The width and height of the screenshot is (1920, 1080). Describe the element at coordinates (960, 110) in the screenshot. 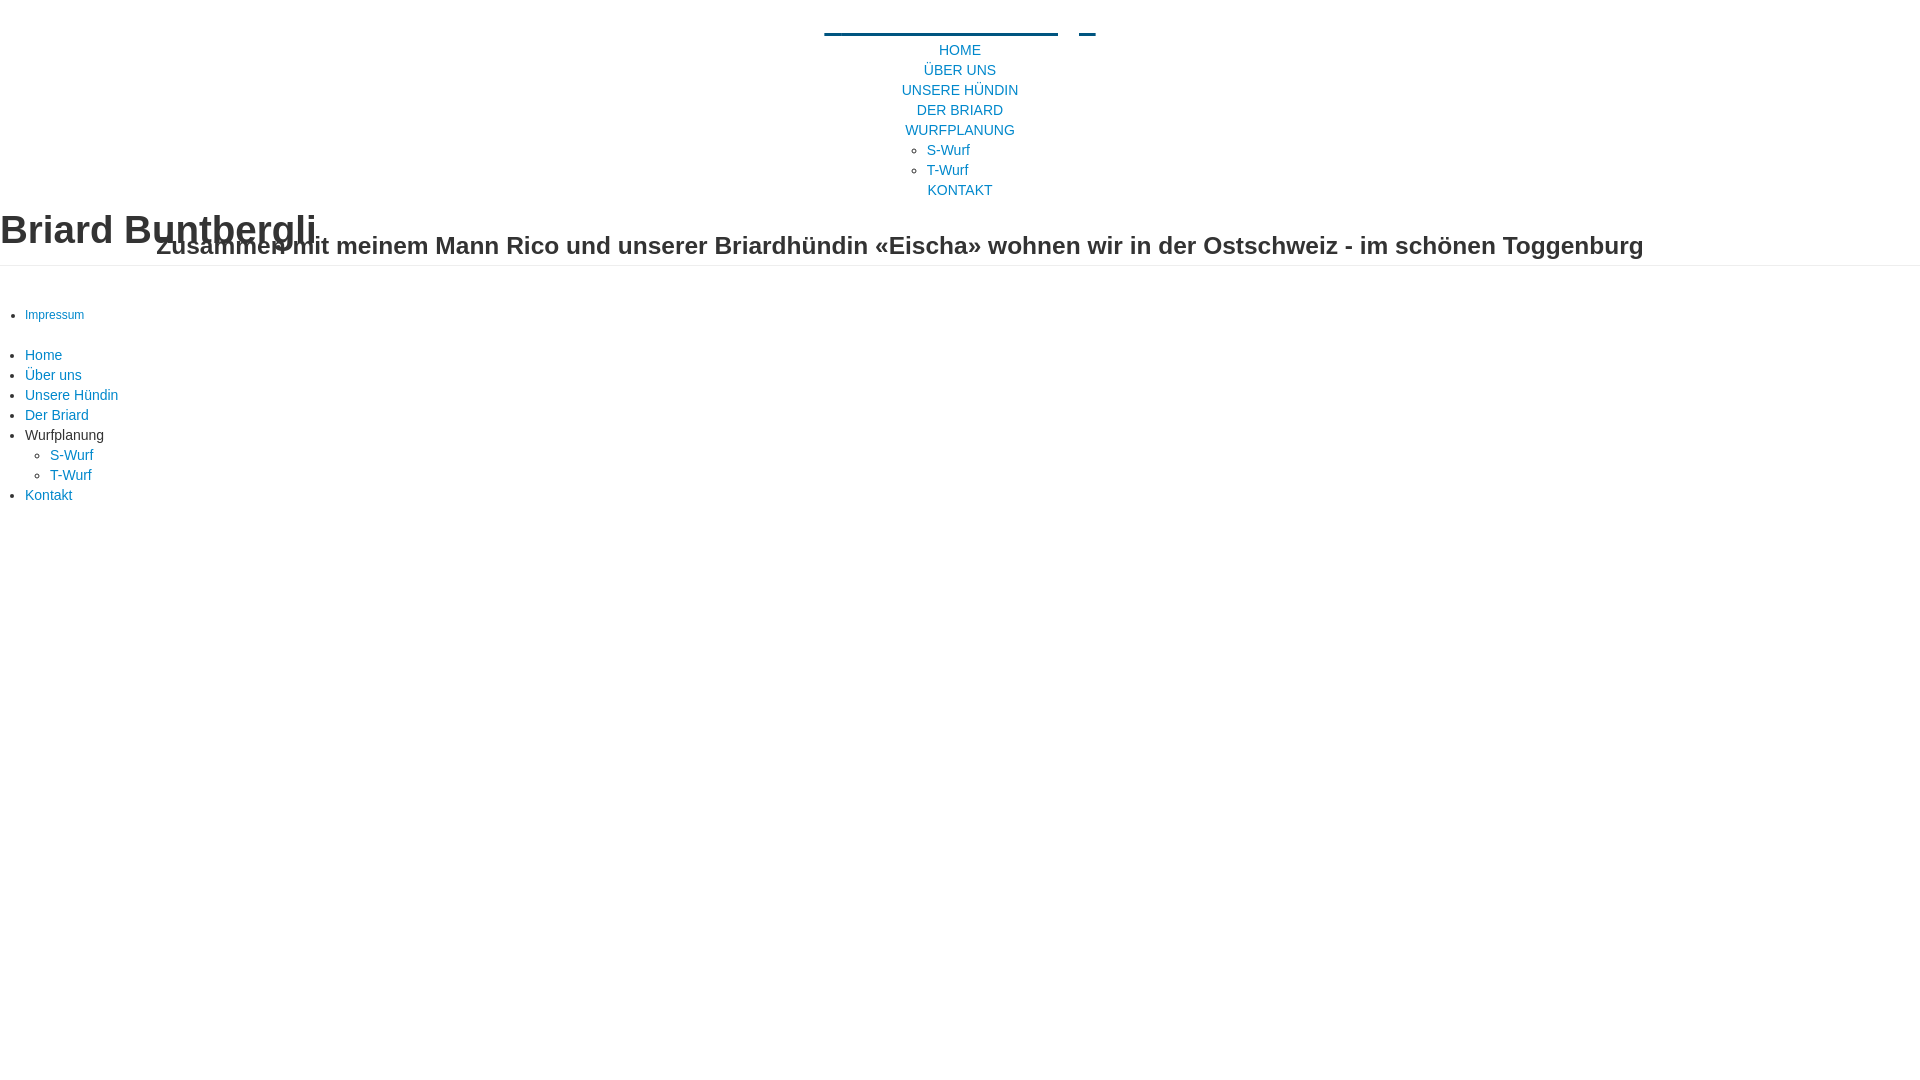

I see `'DER BRIARD'` at that location.